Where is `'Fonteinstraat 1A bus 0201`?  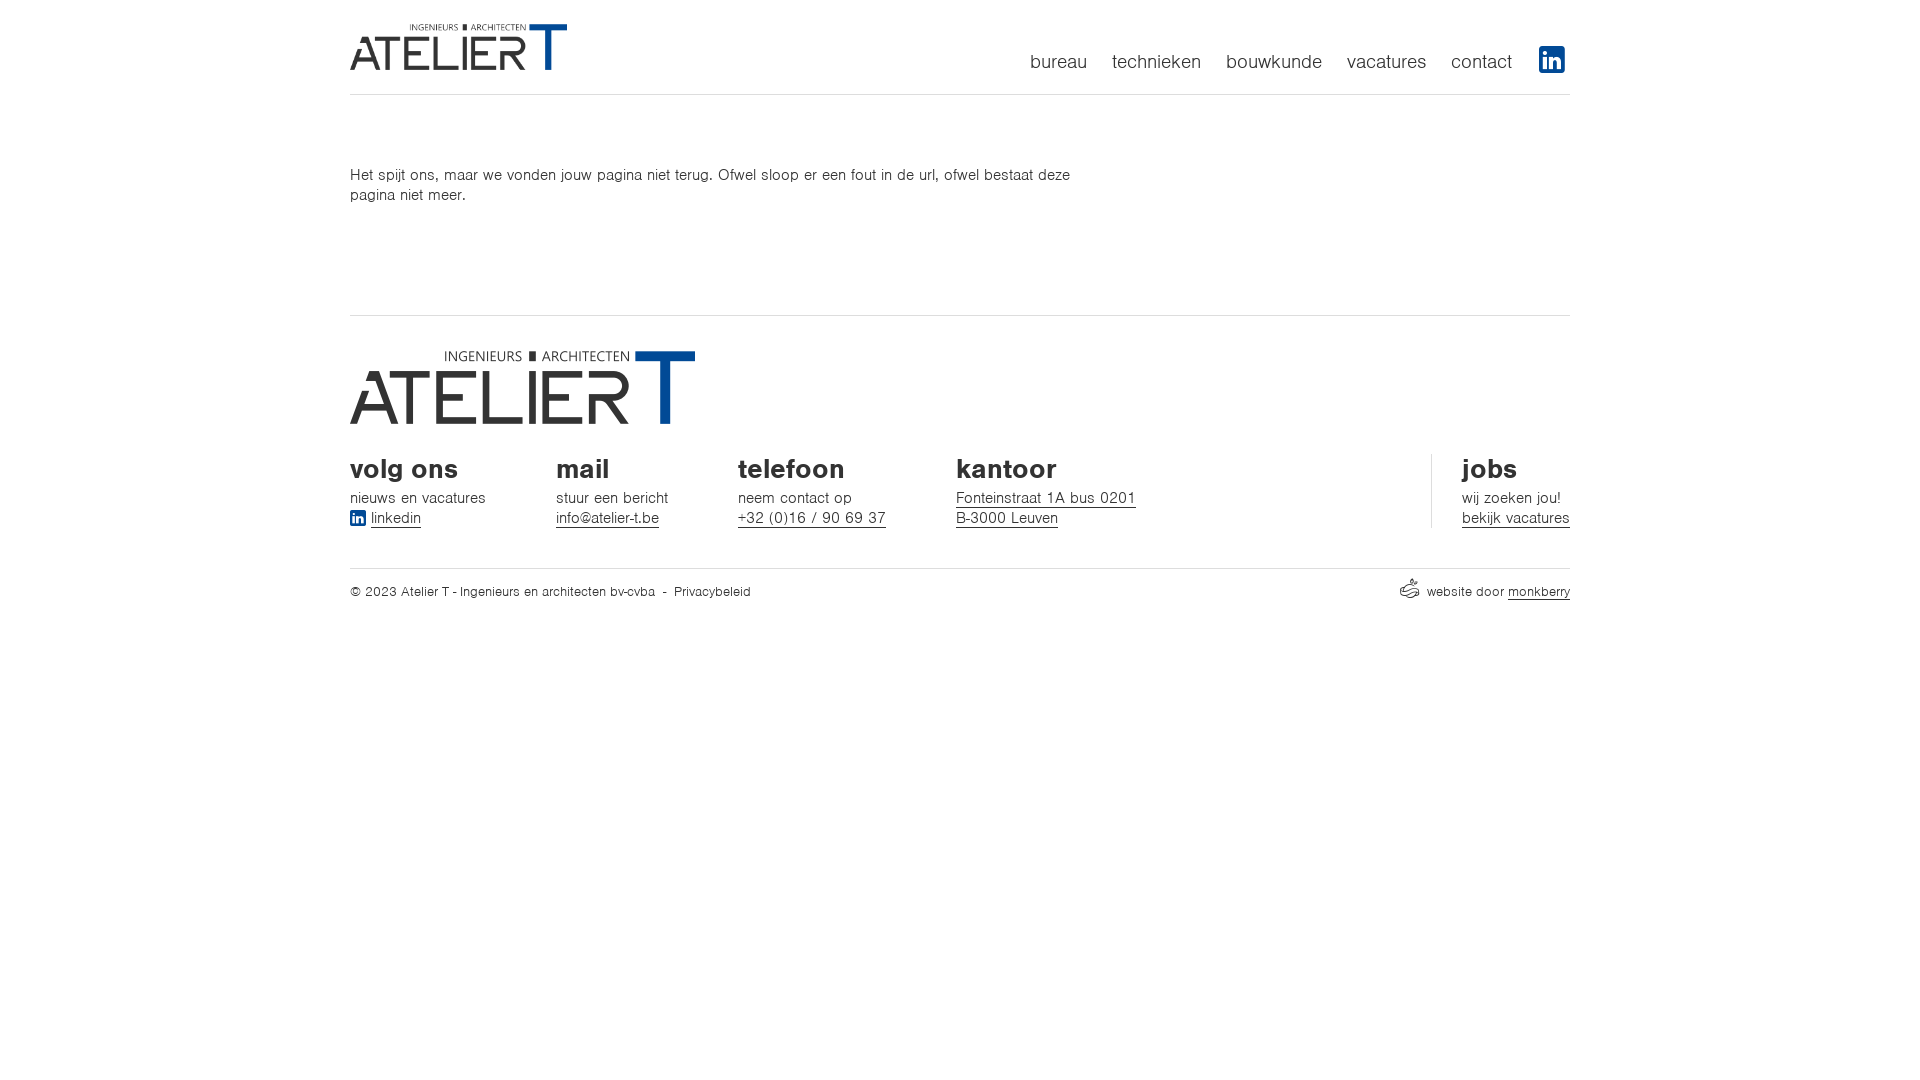
'Fonteinstraat 1A bus 0201 is located at coordinates (954, 507).